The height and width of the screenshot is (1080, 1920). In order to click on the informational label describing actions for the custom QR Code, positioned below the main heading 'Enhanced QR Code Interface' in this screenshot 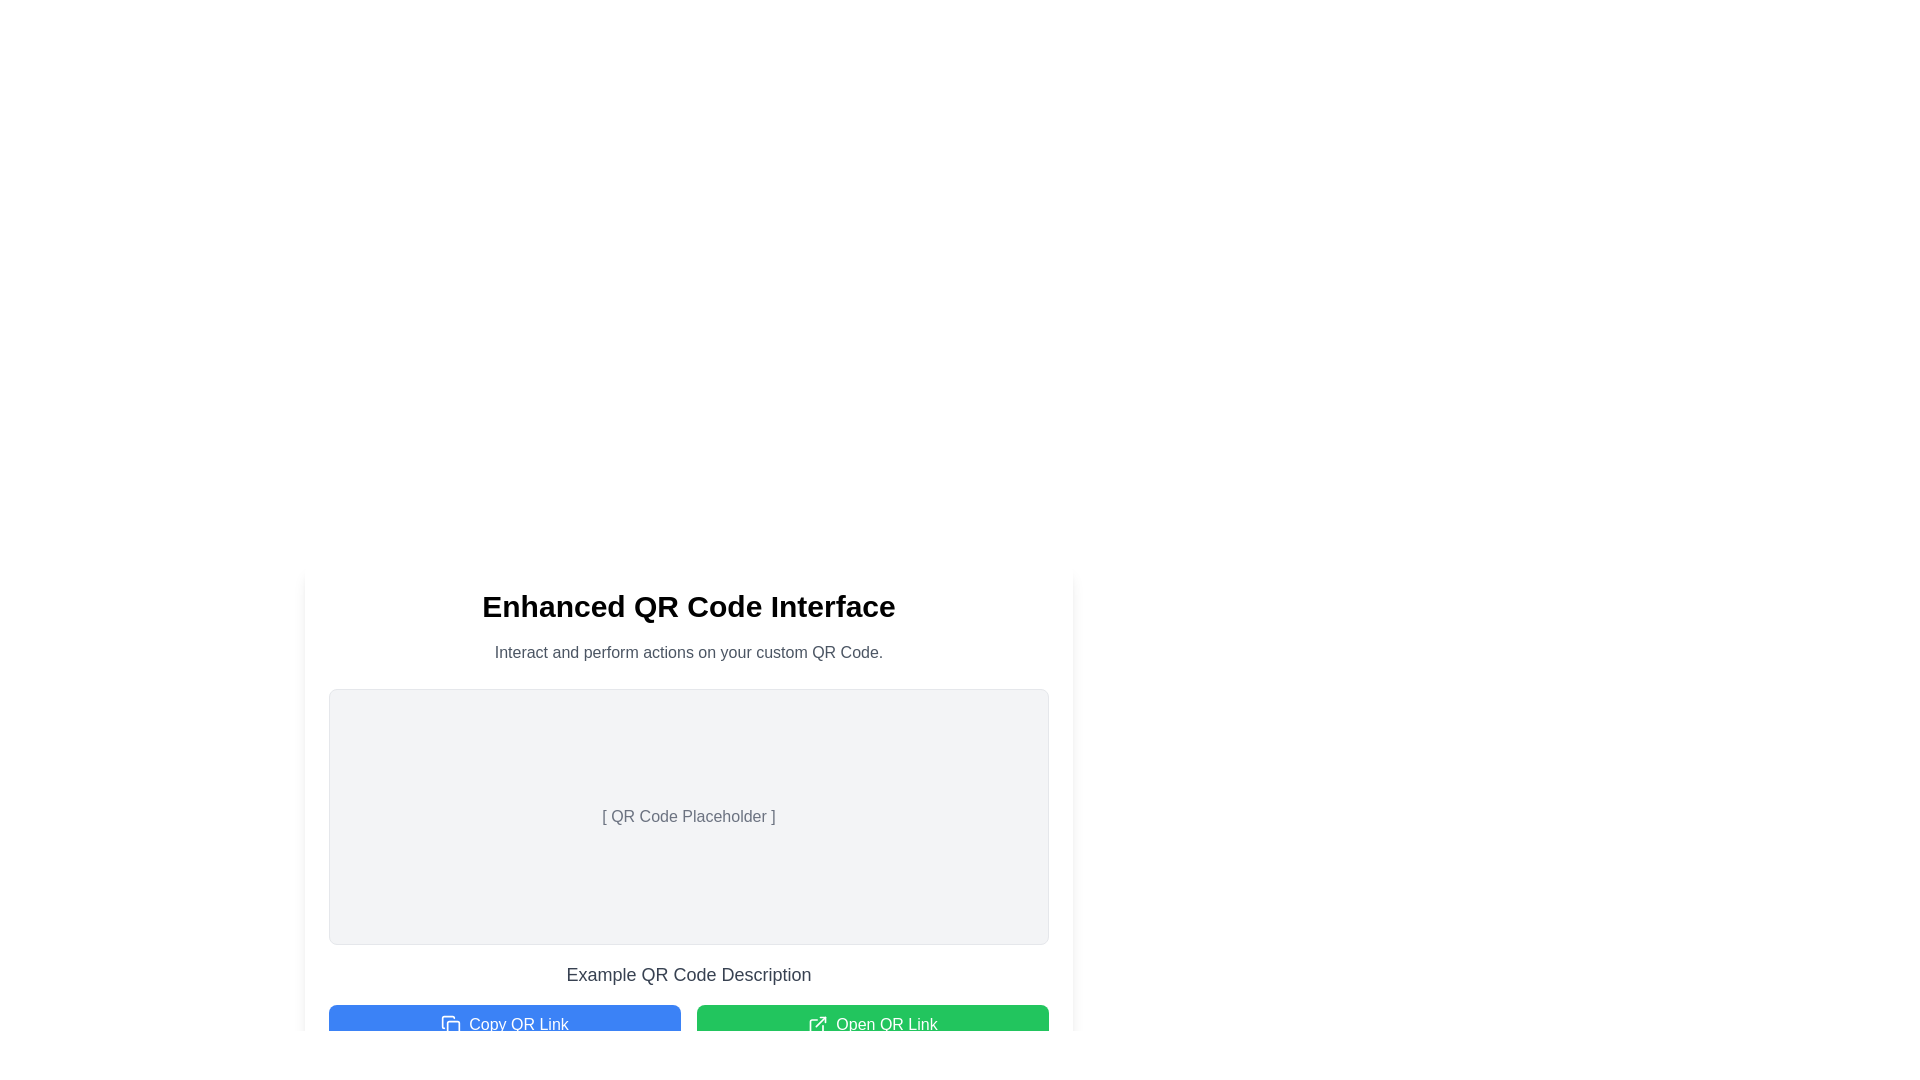, I will do `click(689, 652)`.